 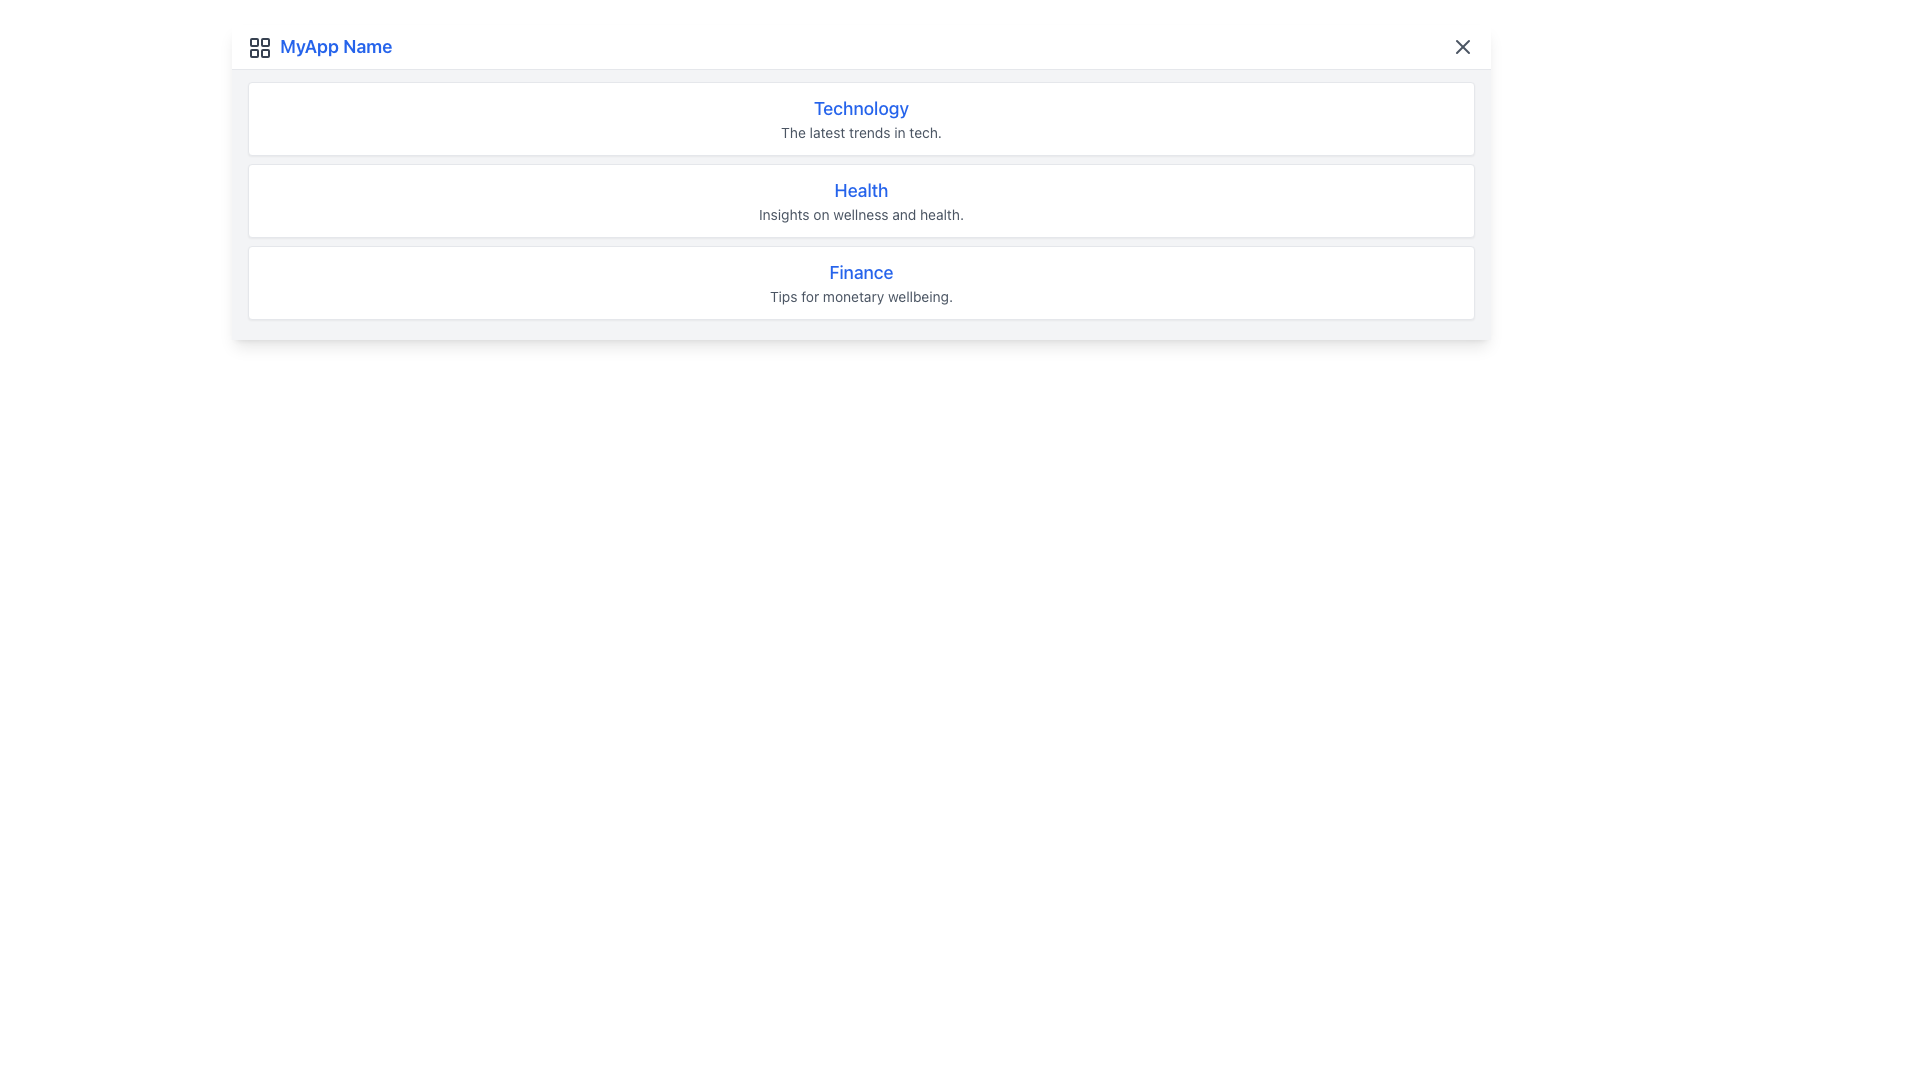 What do you see at coordinates (258, 46) in the screenshot?
I see `the application logo/icon located in the top-left corner of the header section, adjacent to the text 'MyApp Name'` at bounding box center [258, 46].